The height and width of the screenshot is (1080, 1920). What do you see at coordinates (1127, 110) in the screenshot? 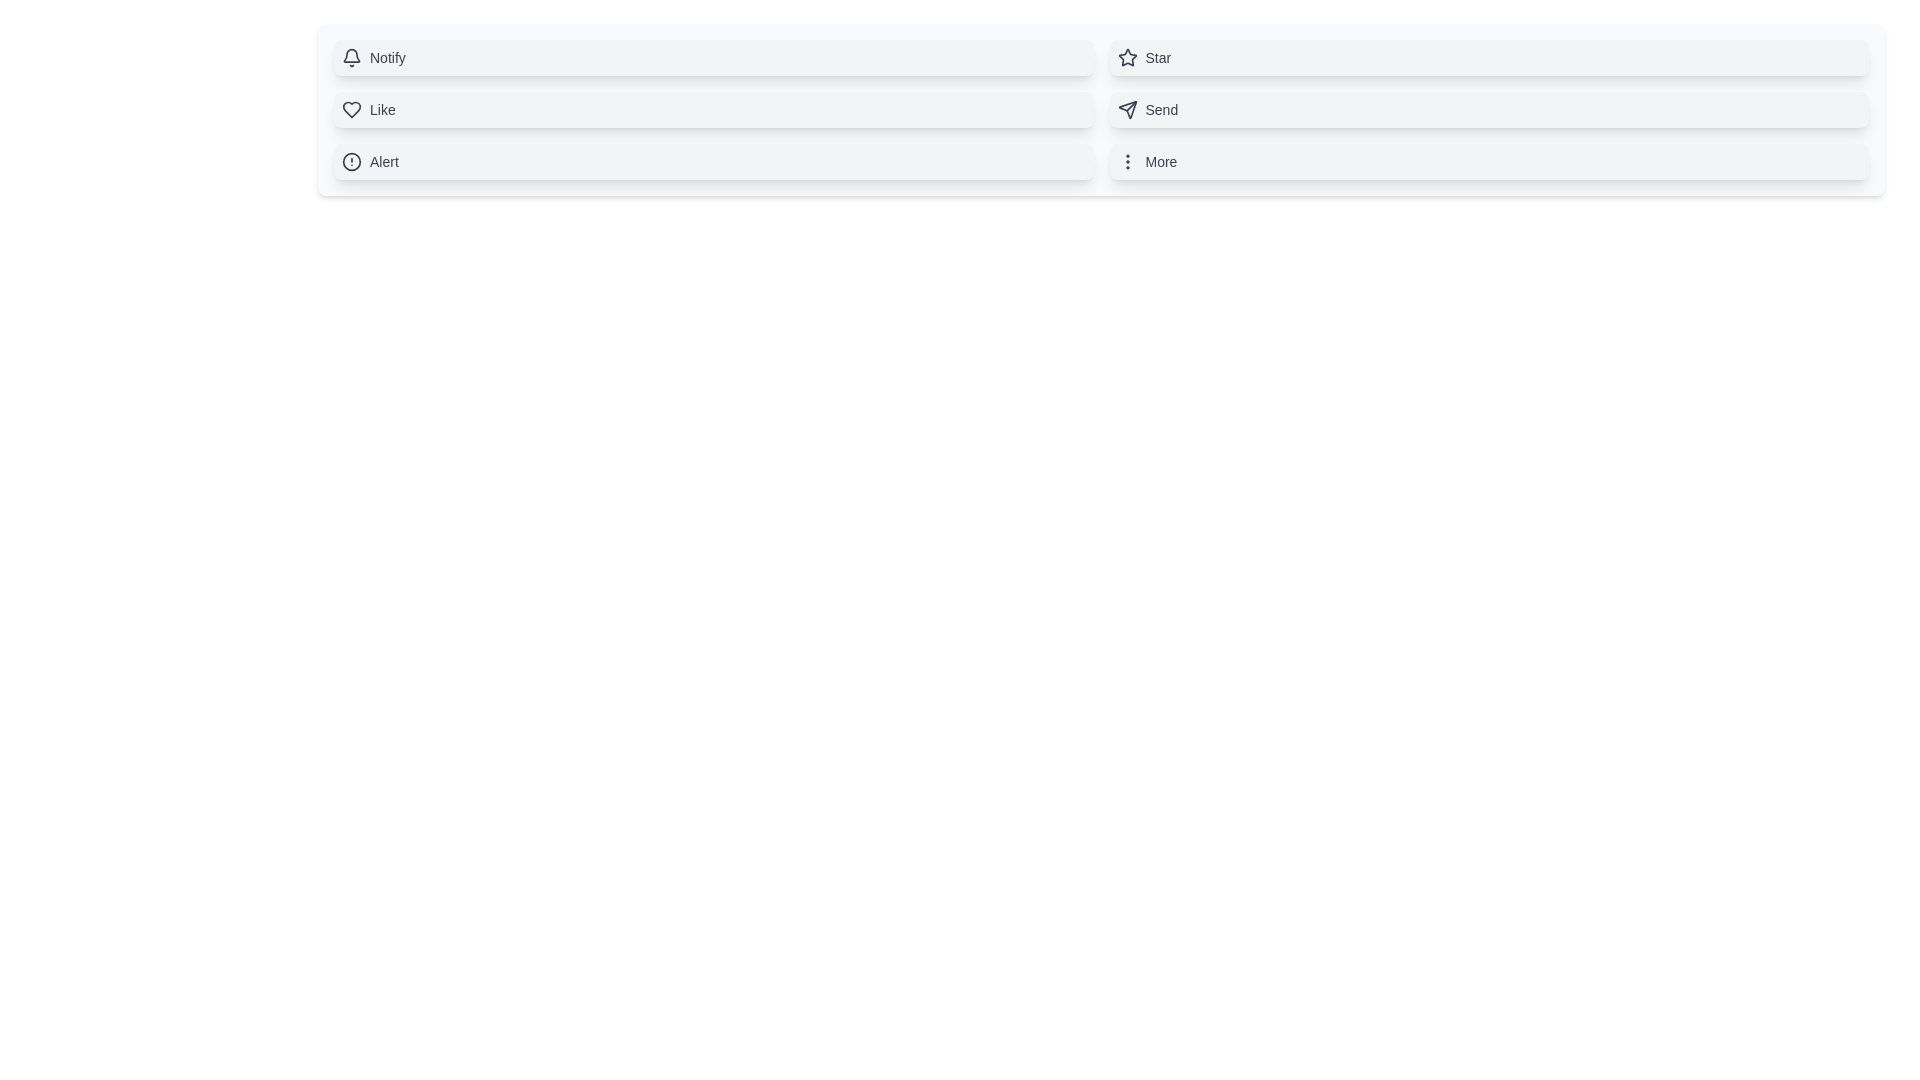
I see `the send-like icon located within the 'Send' button in the top-right section of the interface` at bounding box center [1127, 110].